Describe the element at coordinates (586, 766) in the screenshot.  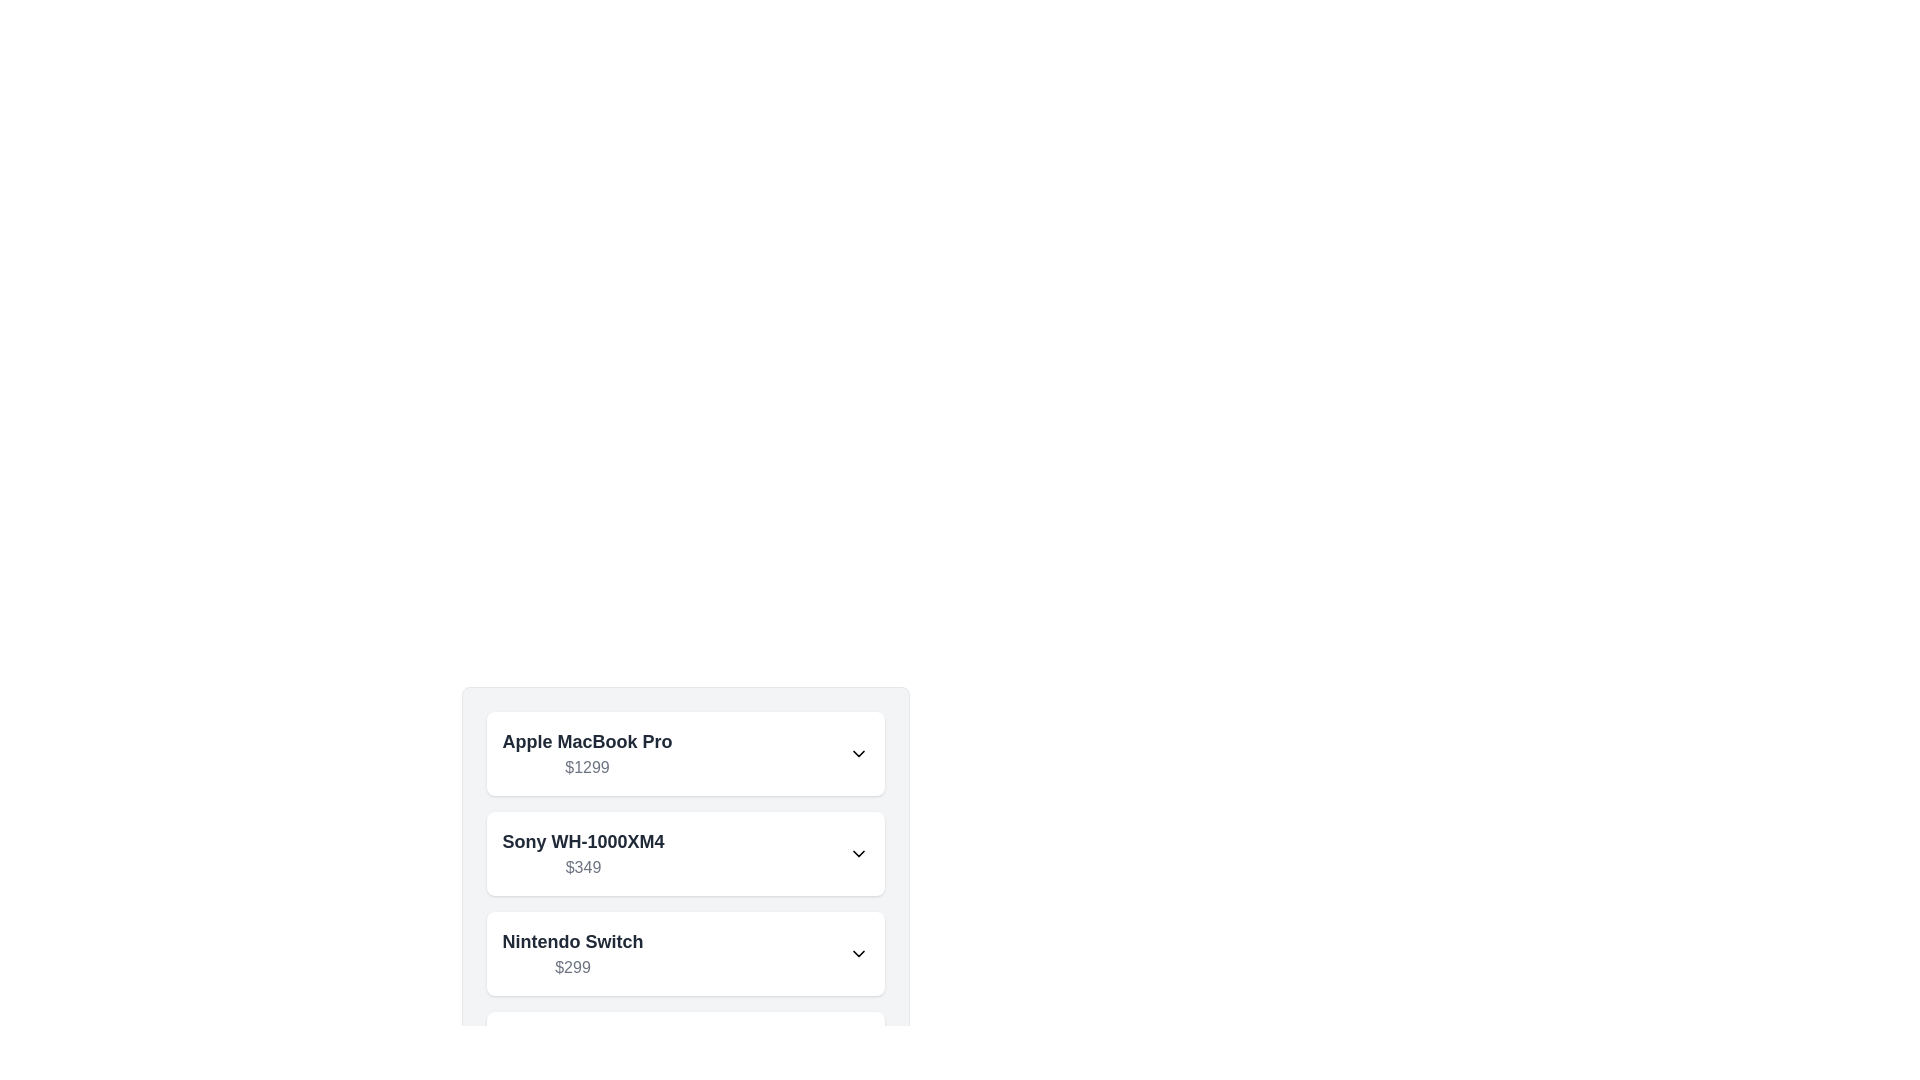
I see `the price display element indicating the price of the product labeled 'Apple MacBook Pro', which is positioned below the product name` at that location.